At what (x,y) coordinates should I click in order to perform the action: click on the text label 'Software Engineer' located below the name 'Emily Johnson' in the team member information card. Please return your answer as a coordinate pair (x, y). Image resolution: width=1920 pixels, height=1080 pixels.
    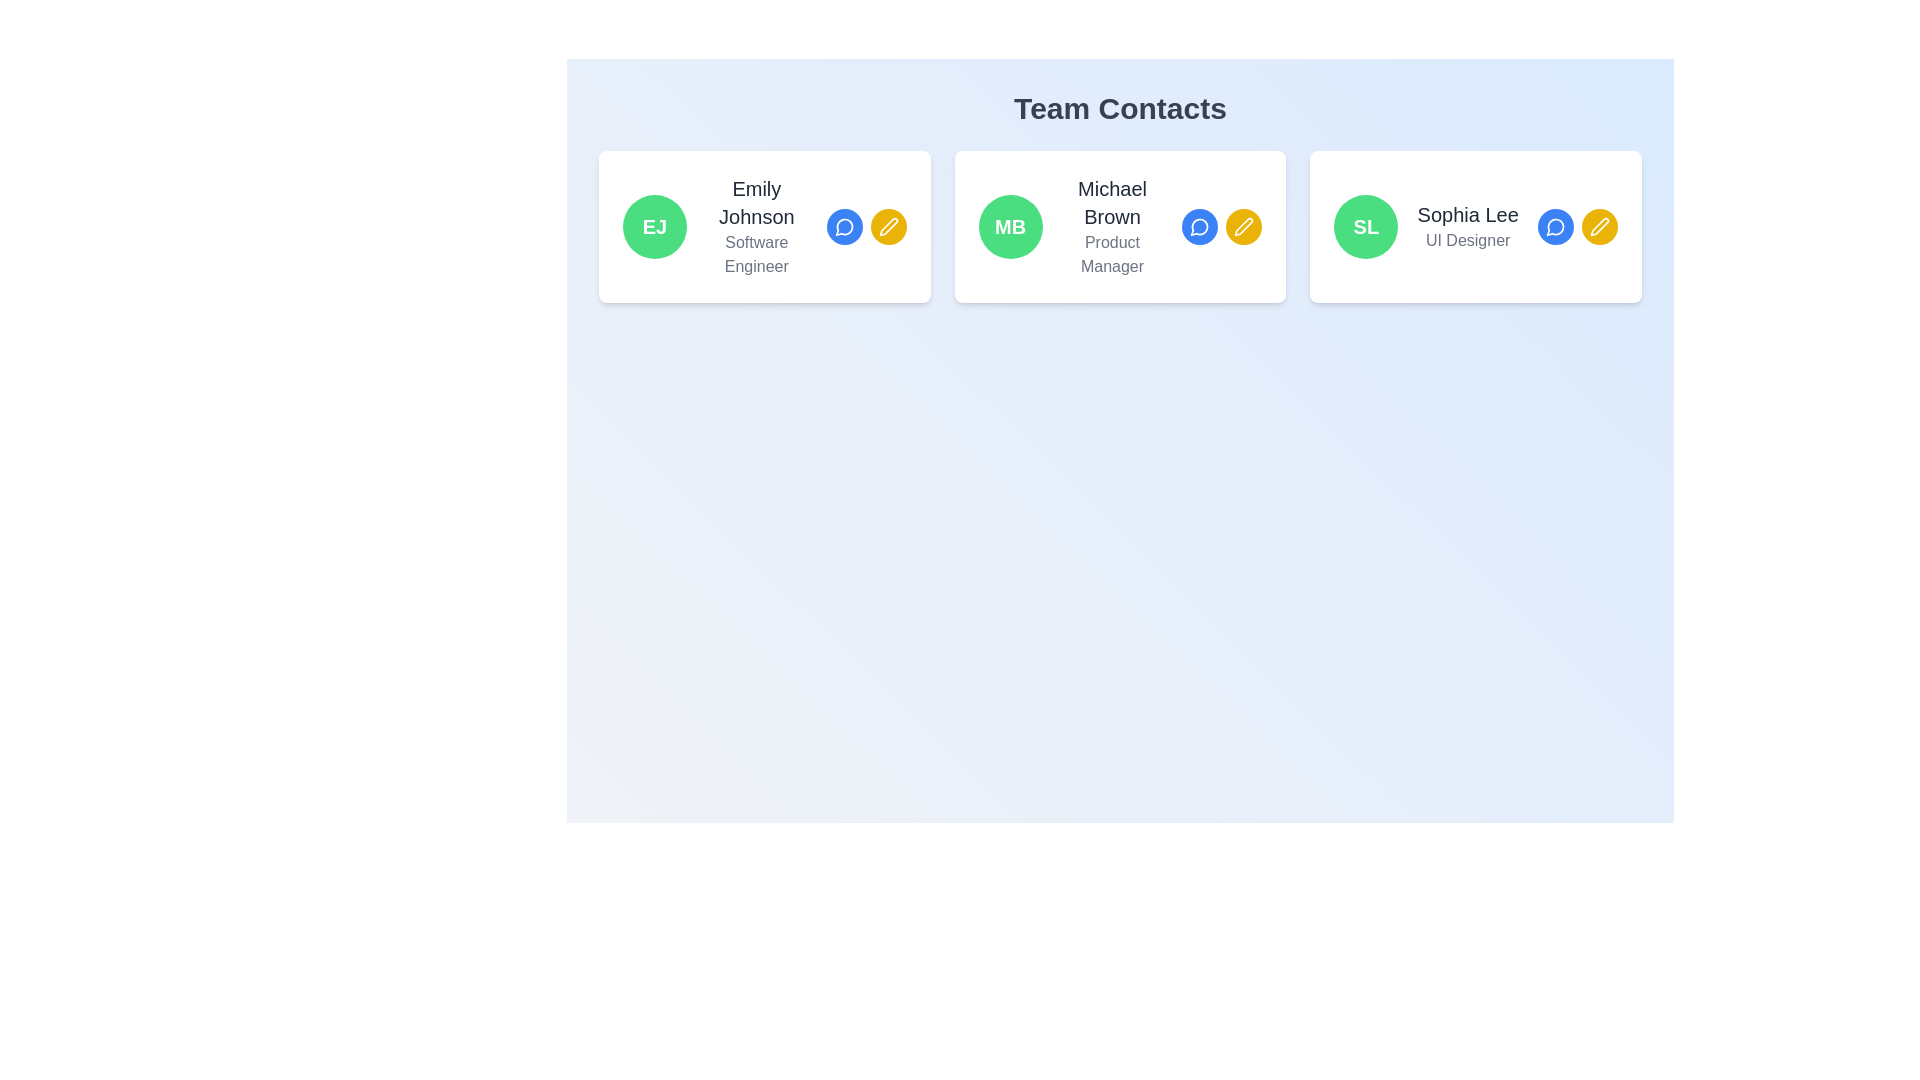
    Looking at the image, I should click on (755, 253).